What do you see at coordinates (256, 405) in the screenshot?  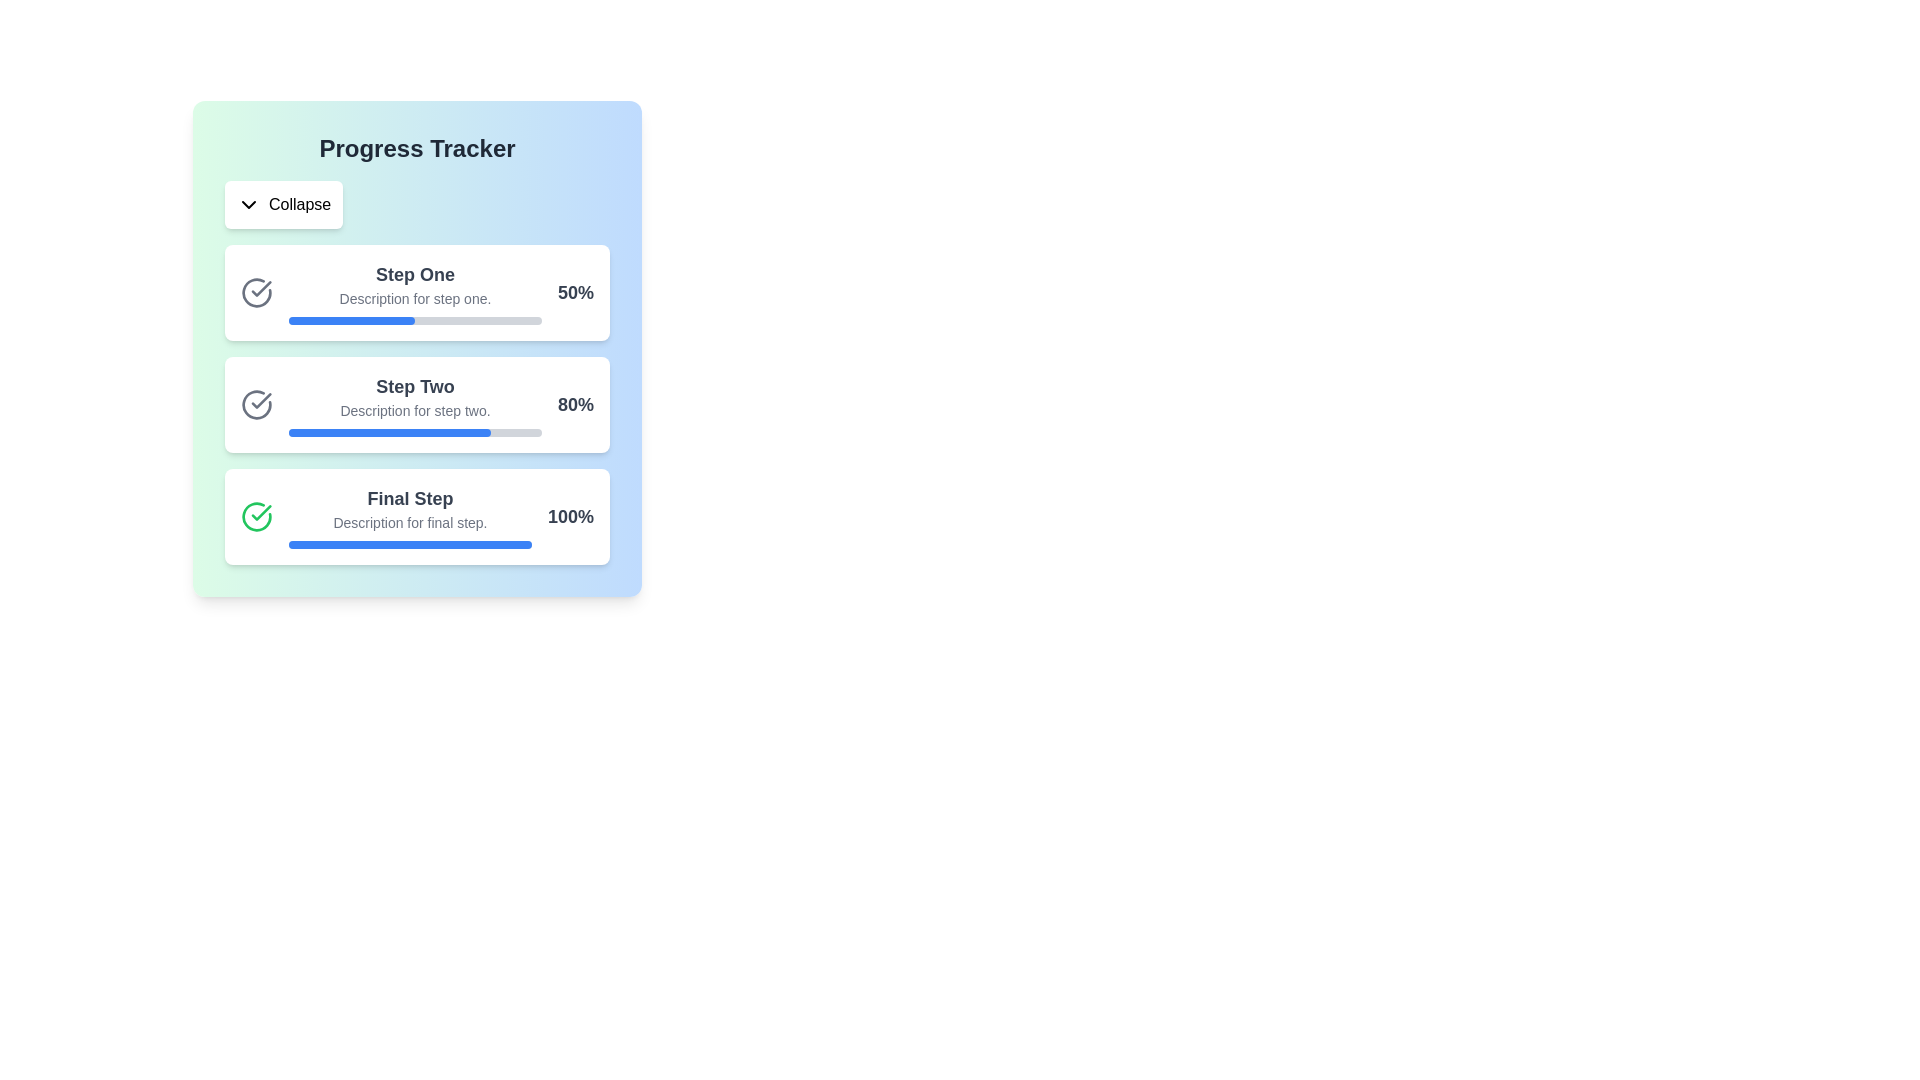 I see `the progress completion icon for 'Step Two' that features a checkmark enclosed in a circle, located to the left of the text 'Step Two'` at bounding box center [256, 405].